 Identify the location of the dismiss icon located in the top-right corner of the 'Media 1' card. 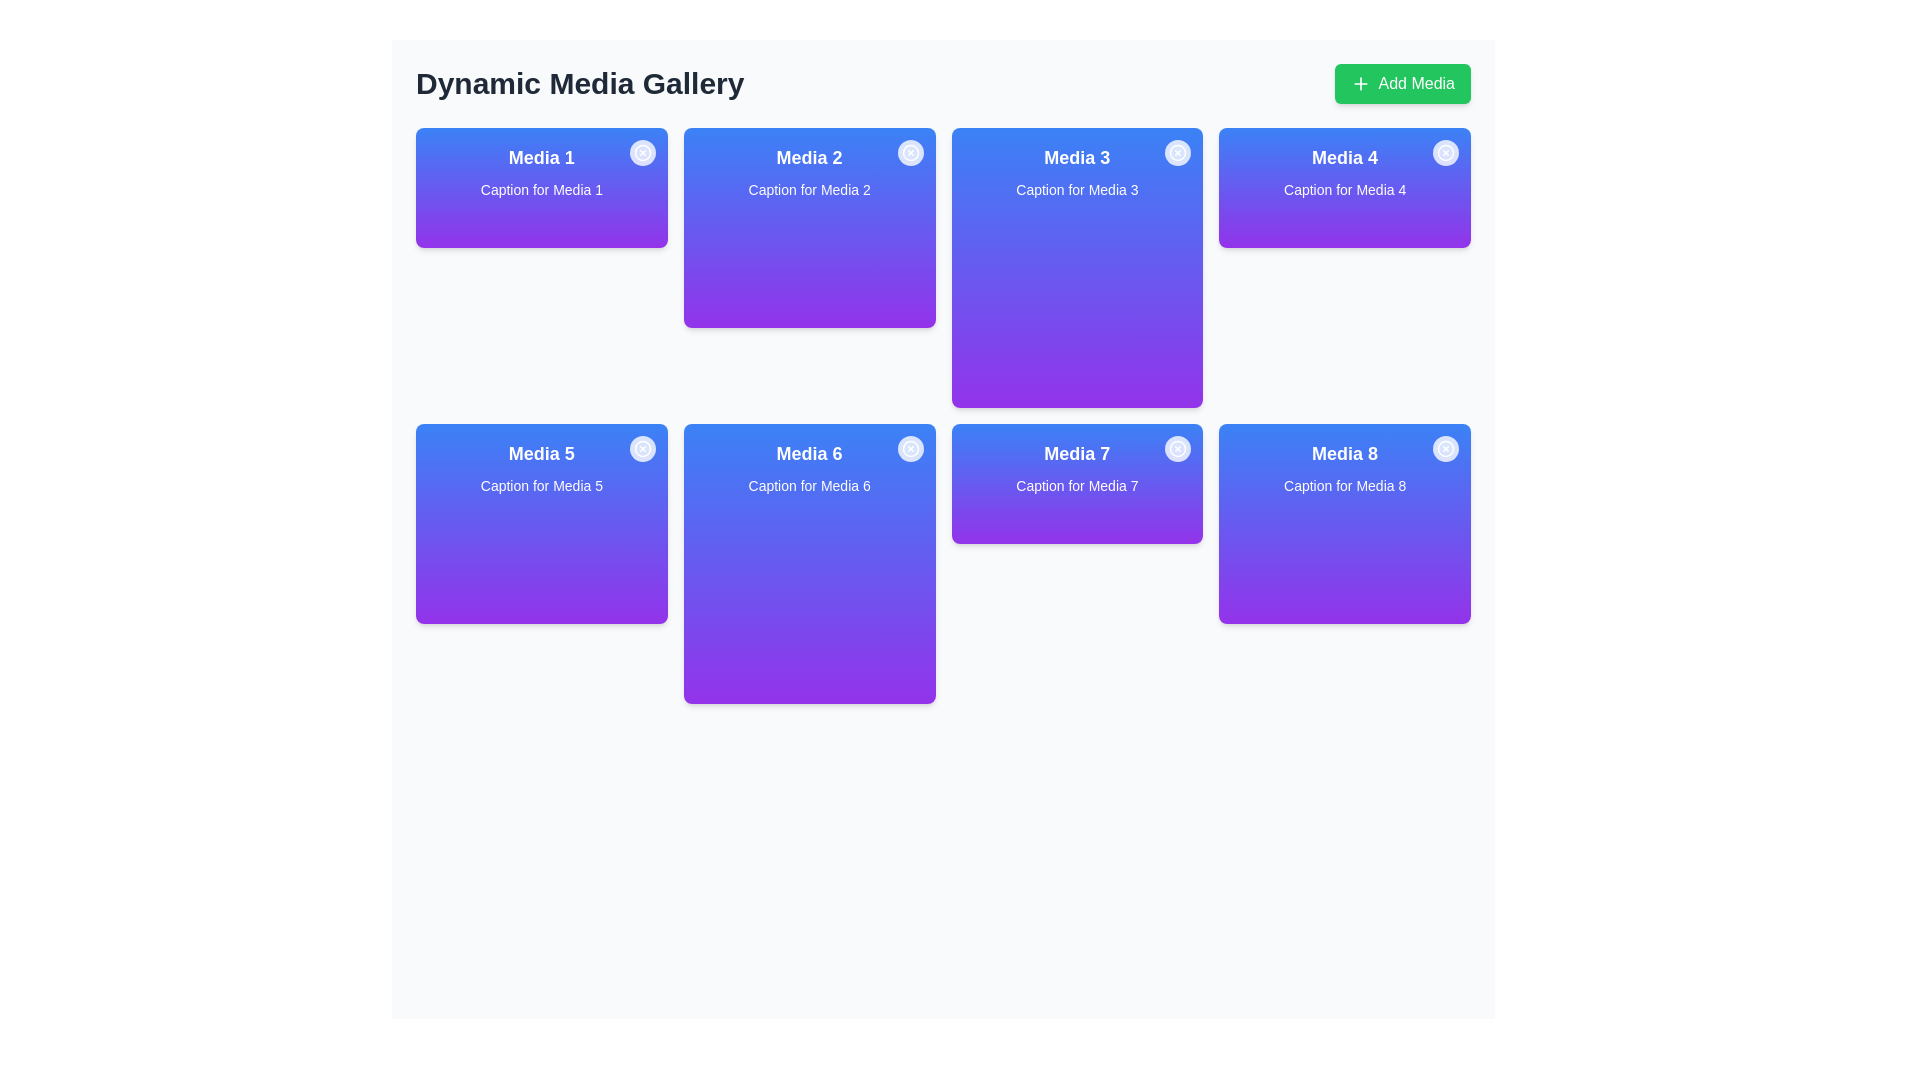
(642, 152).